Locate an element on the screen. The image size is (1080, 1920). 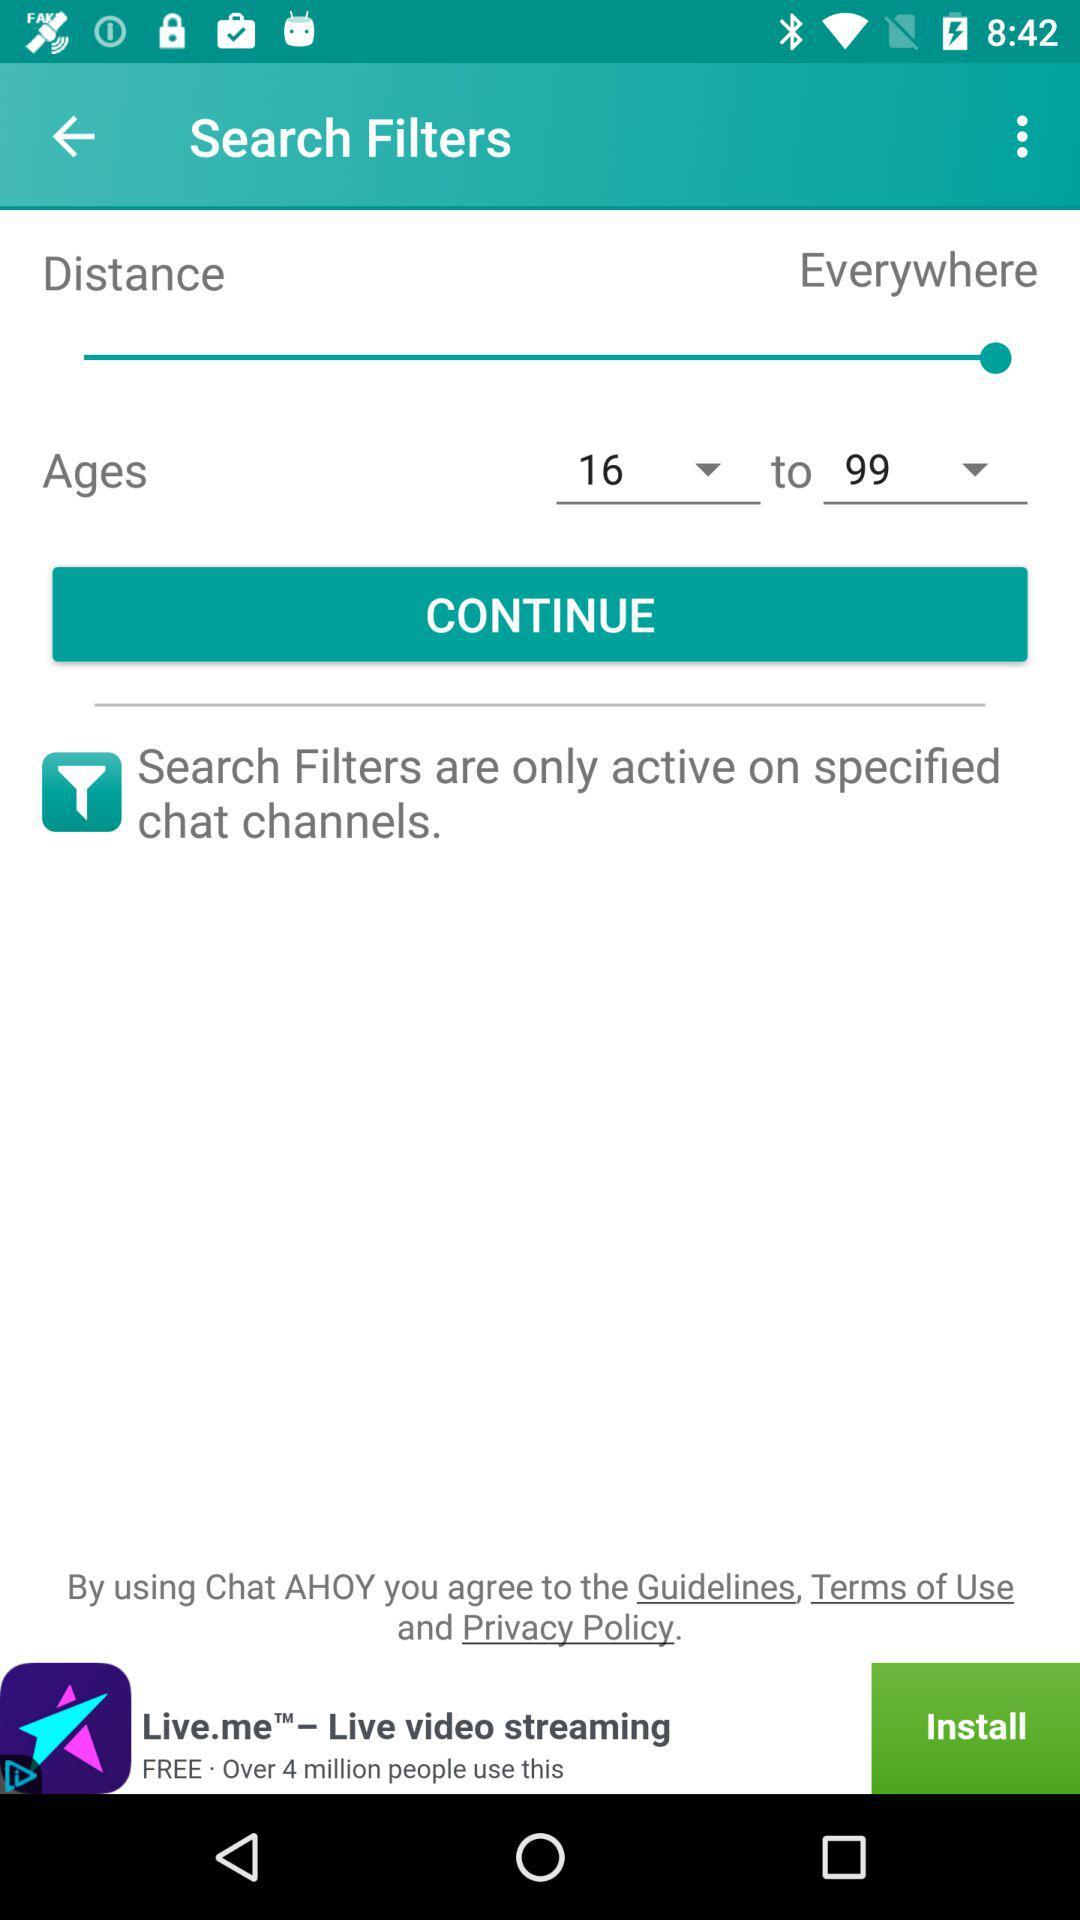
the icon above the everywhere item is located at coordinates (1027, 135).